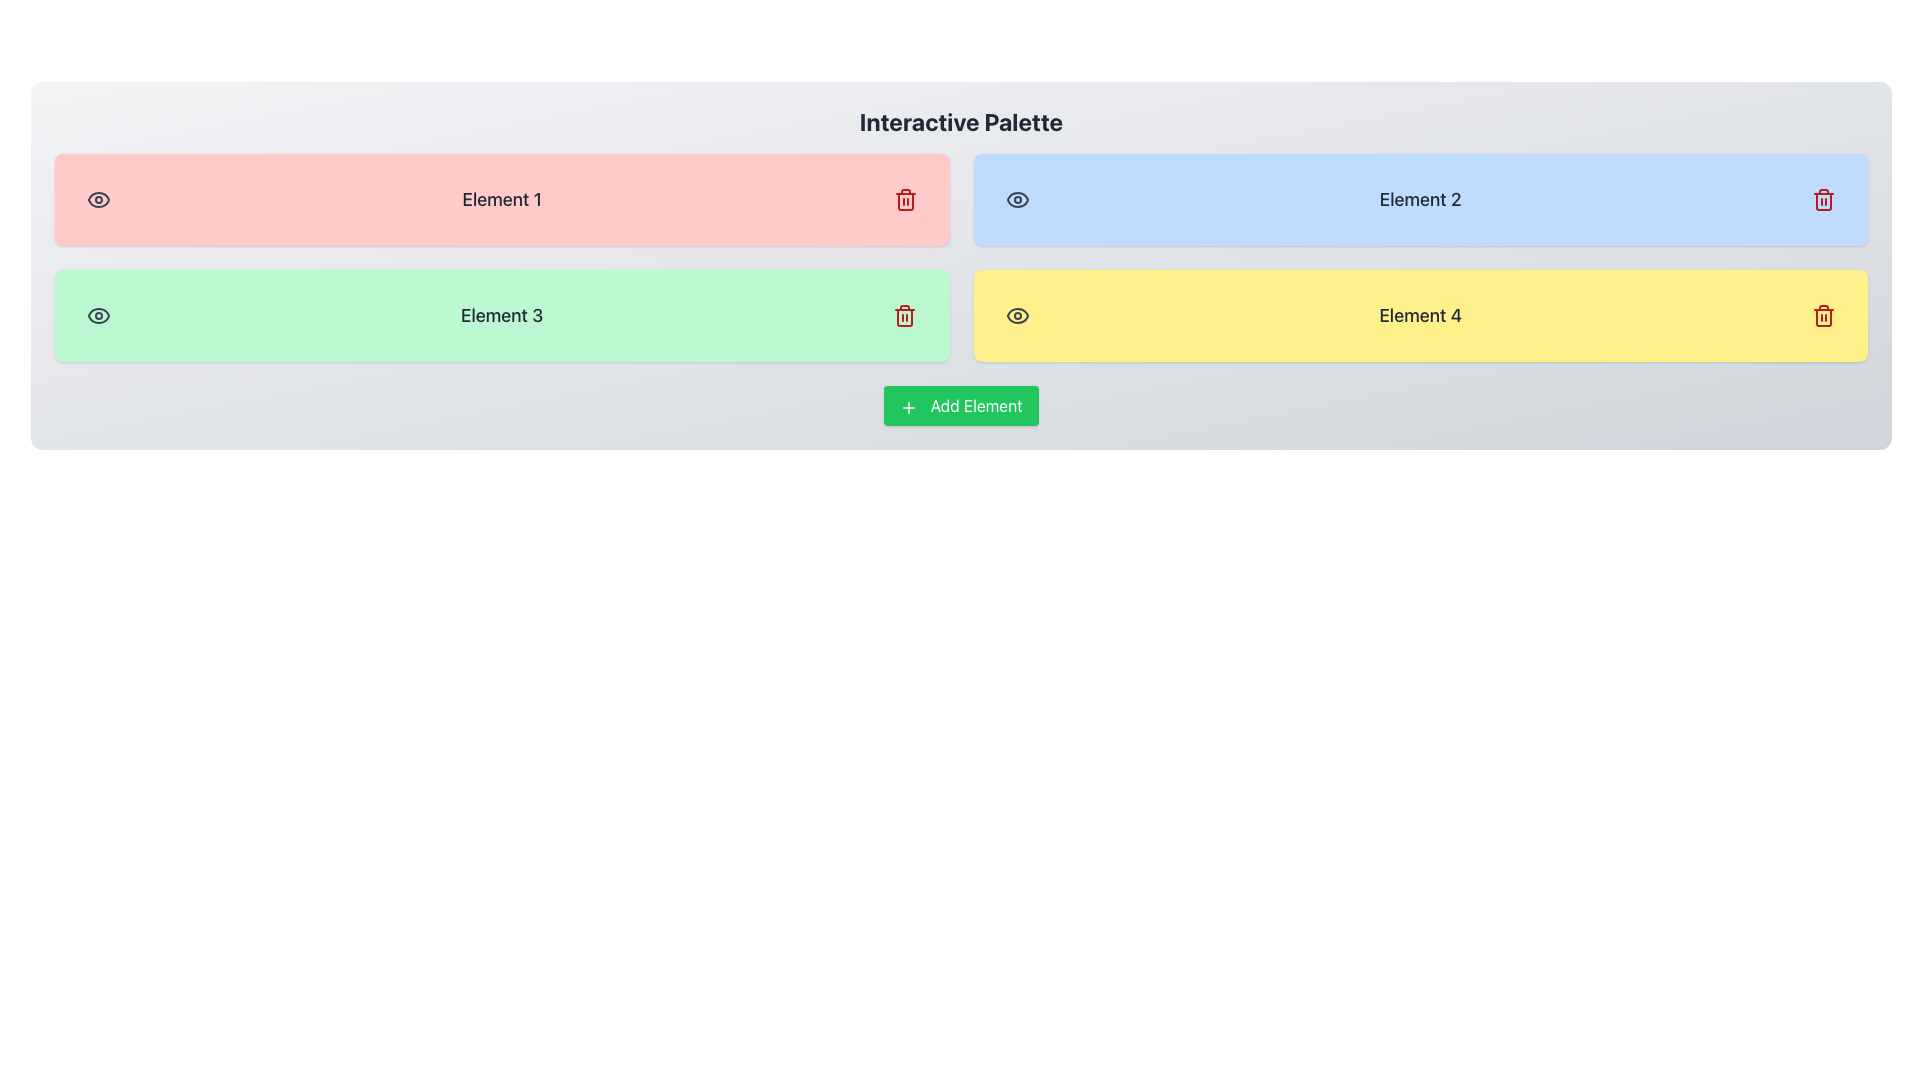 The height and width of the screenshot is (1080, 1920). I want to click on the deletion button located at the rightmost position within the rectangular box labeled 'Element 1', so click(904, 200).